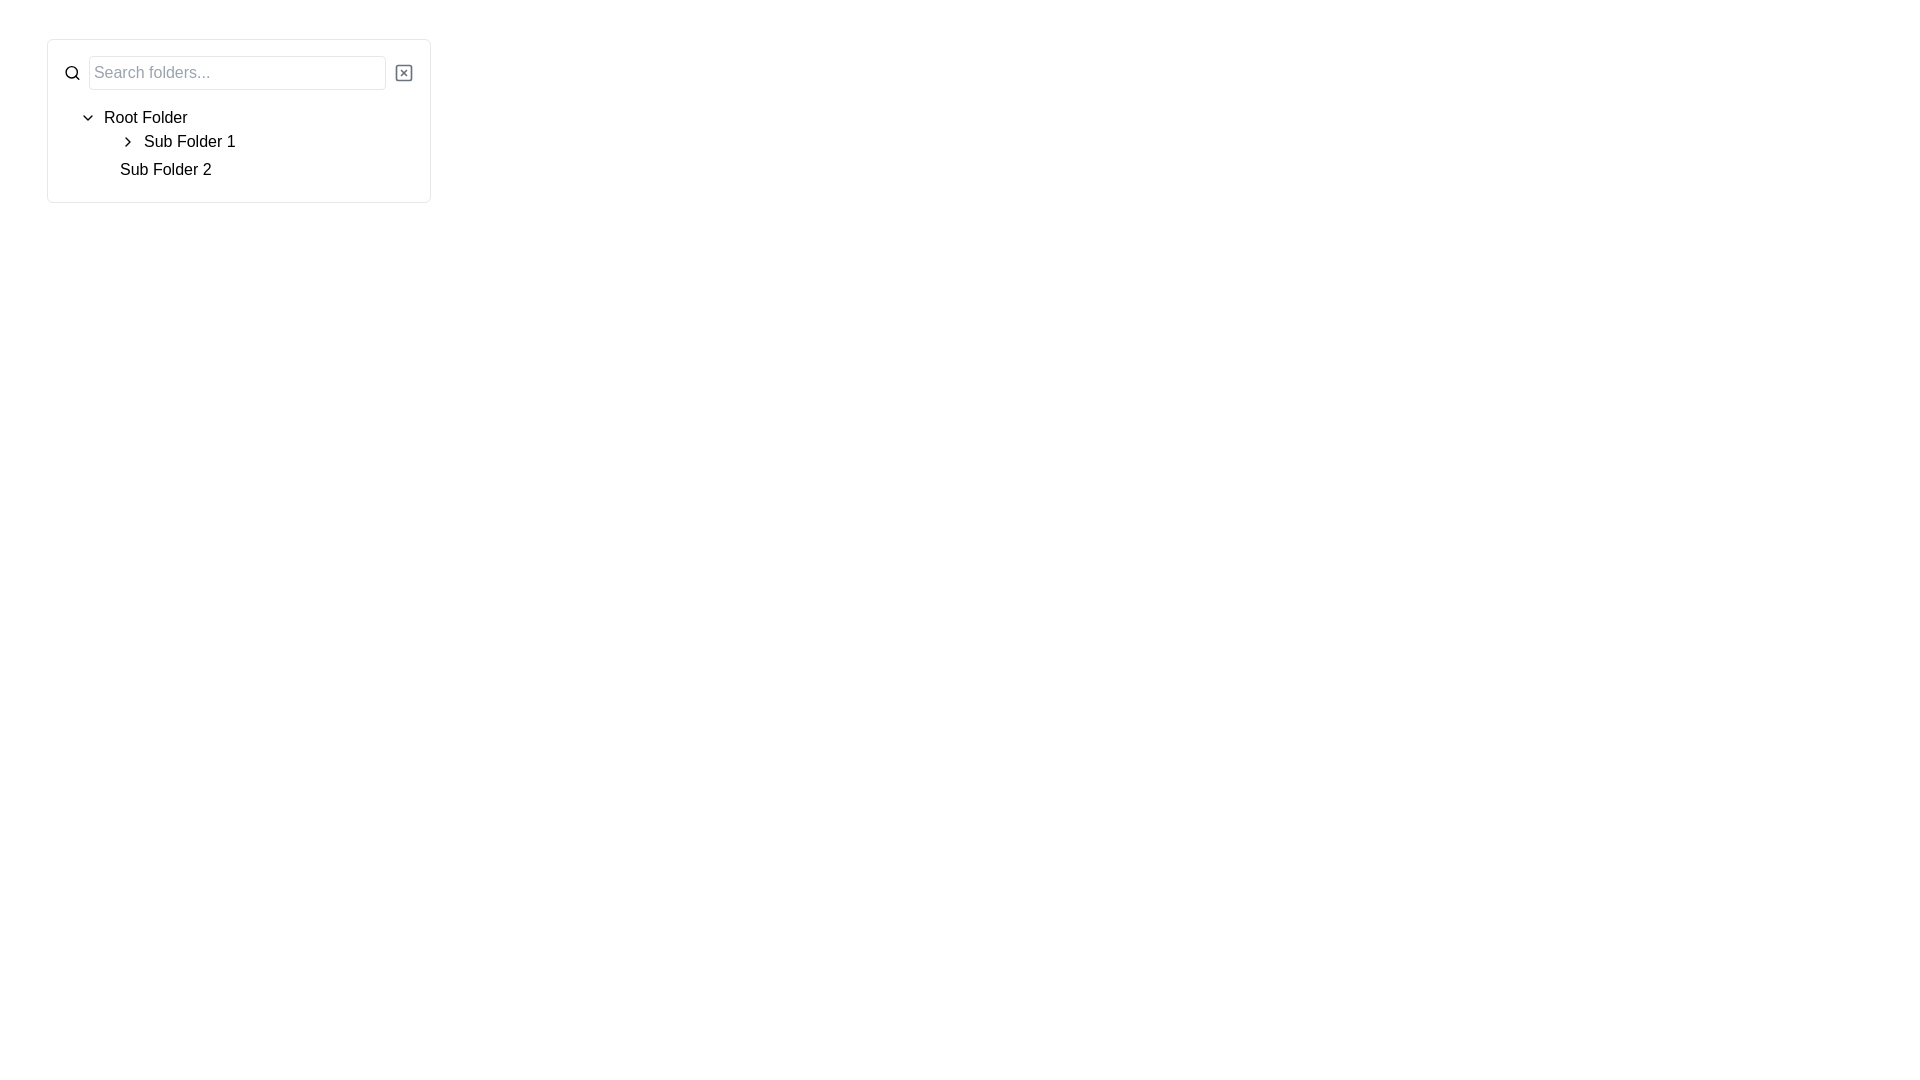  Describe the element at coordinates (86, 118) in the screenshot. I see `the chevron-down icon located to the left of the 'Root Folder' text` at that location.